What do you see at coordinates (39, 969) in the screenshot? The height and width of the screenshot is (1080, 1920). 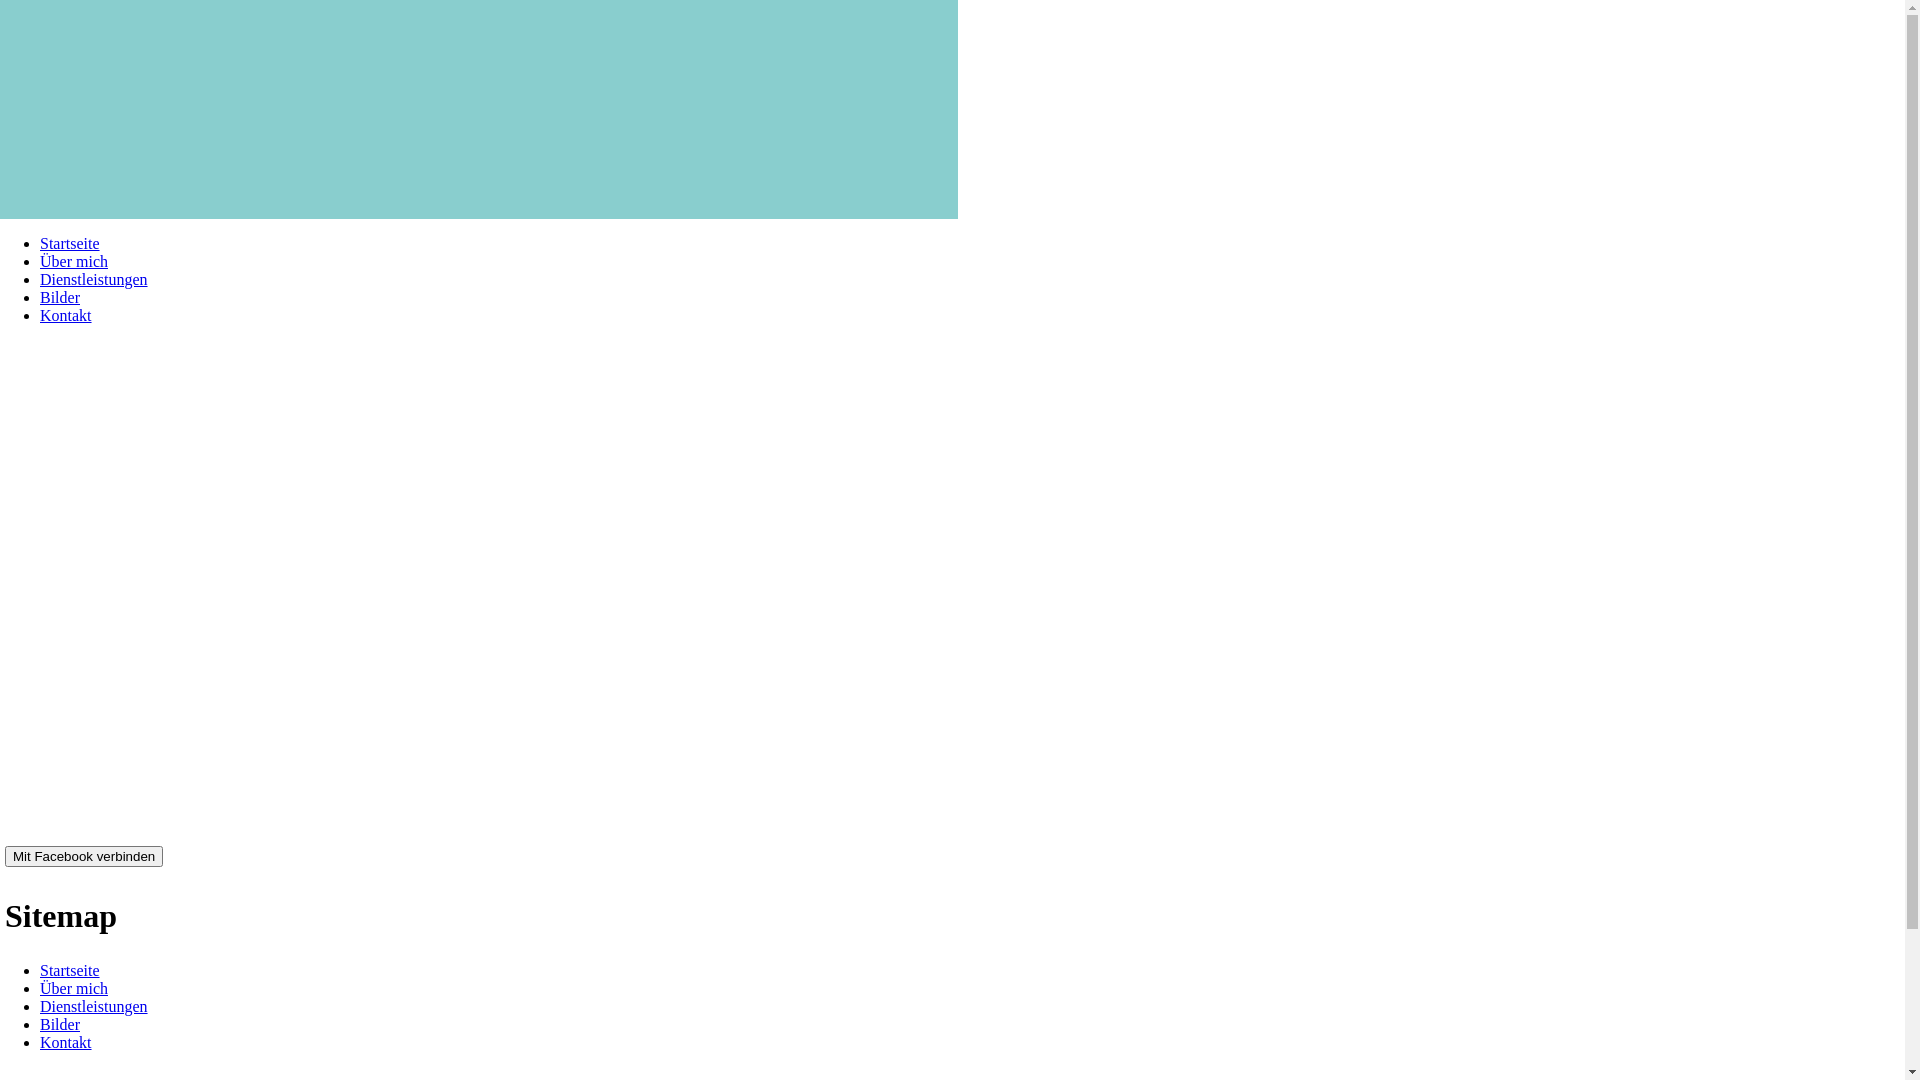 I see `'Startseite'` at bounding box center [39, 969].